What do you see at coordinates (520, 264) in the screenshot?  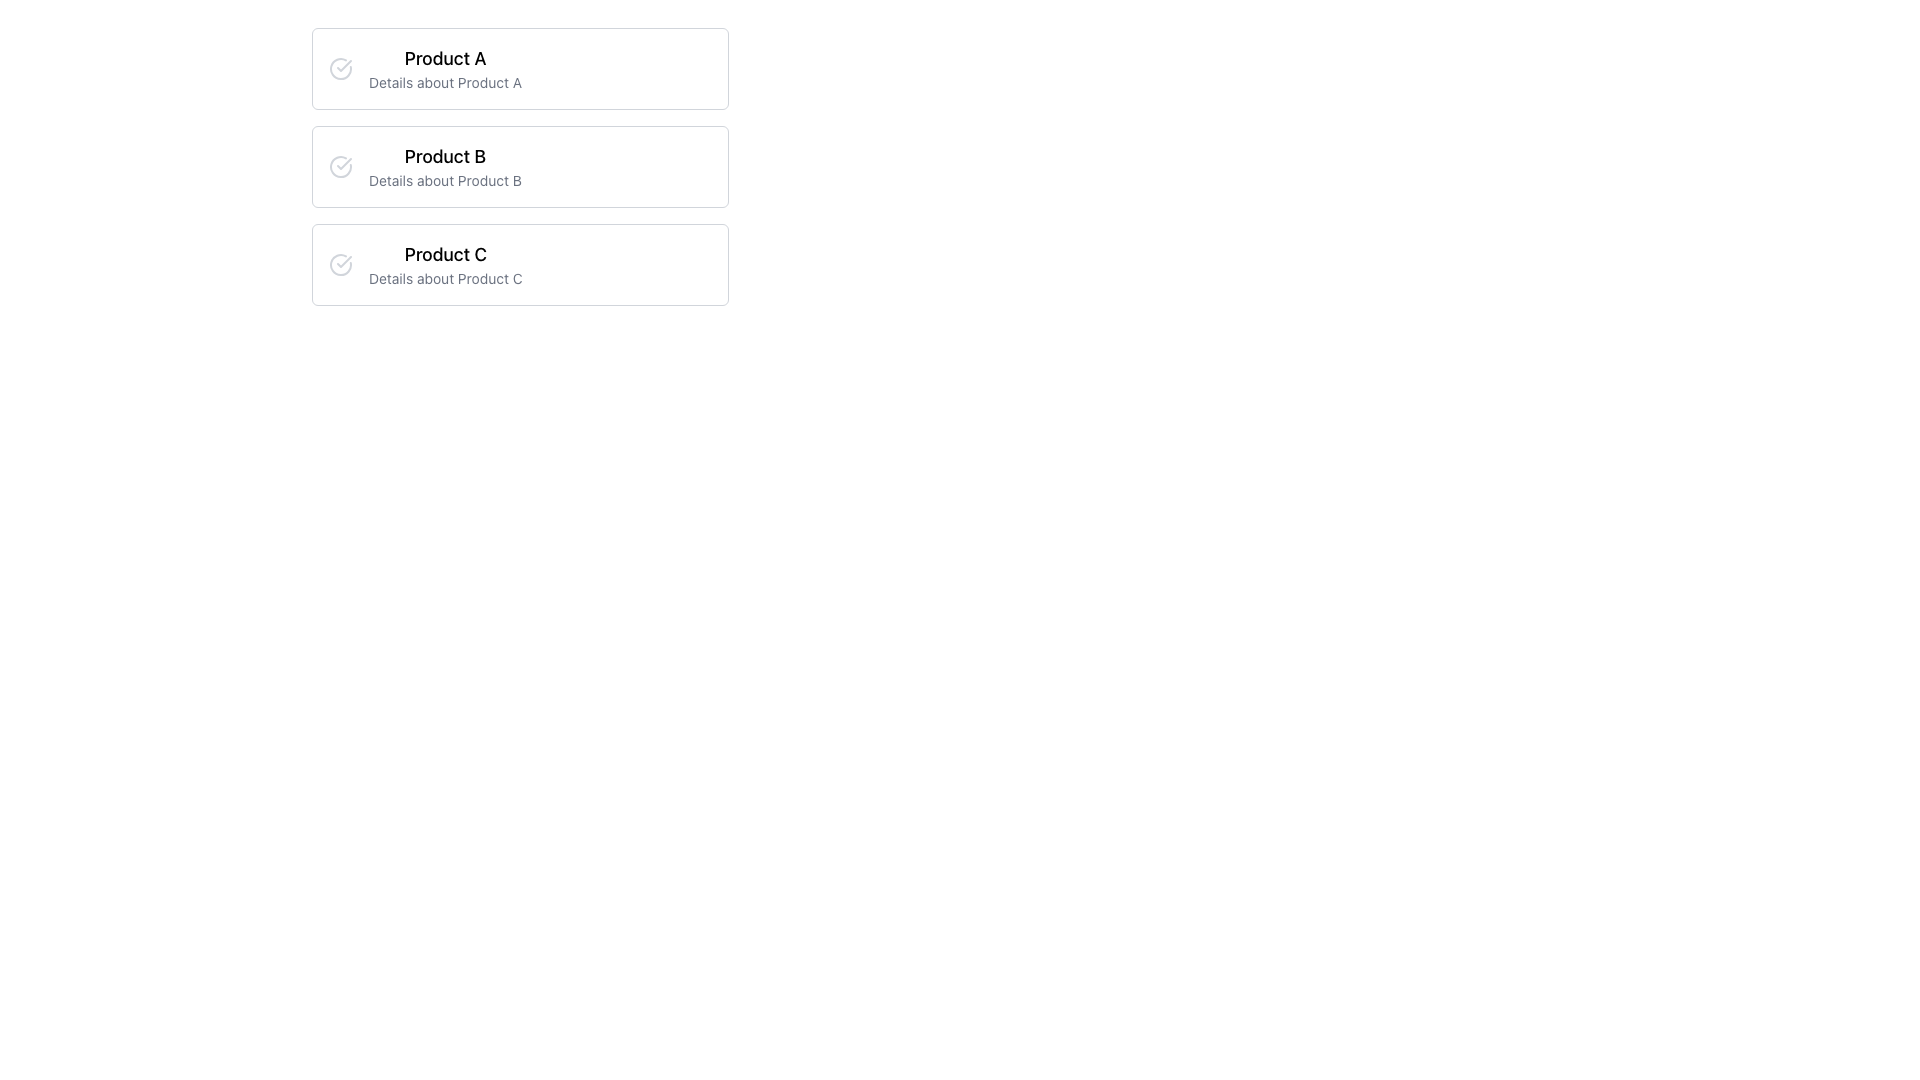 I see `the Selection Card for 'Product C', which is the third item in a vertical list of product cards` at bounding box center [520, 264].